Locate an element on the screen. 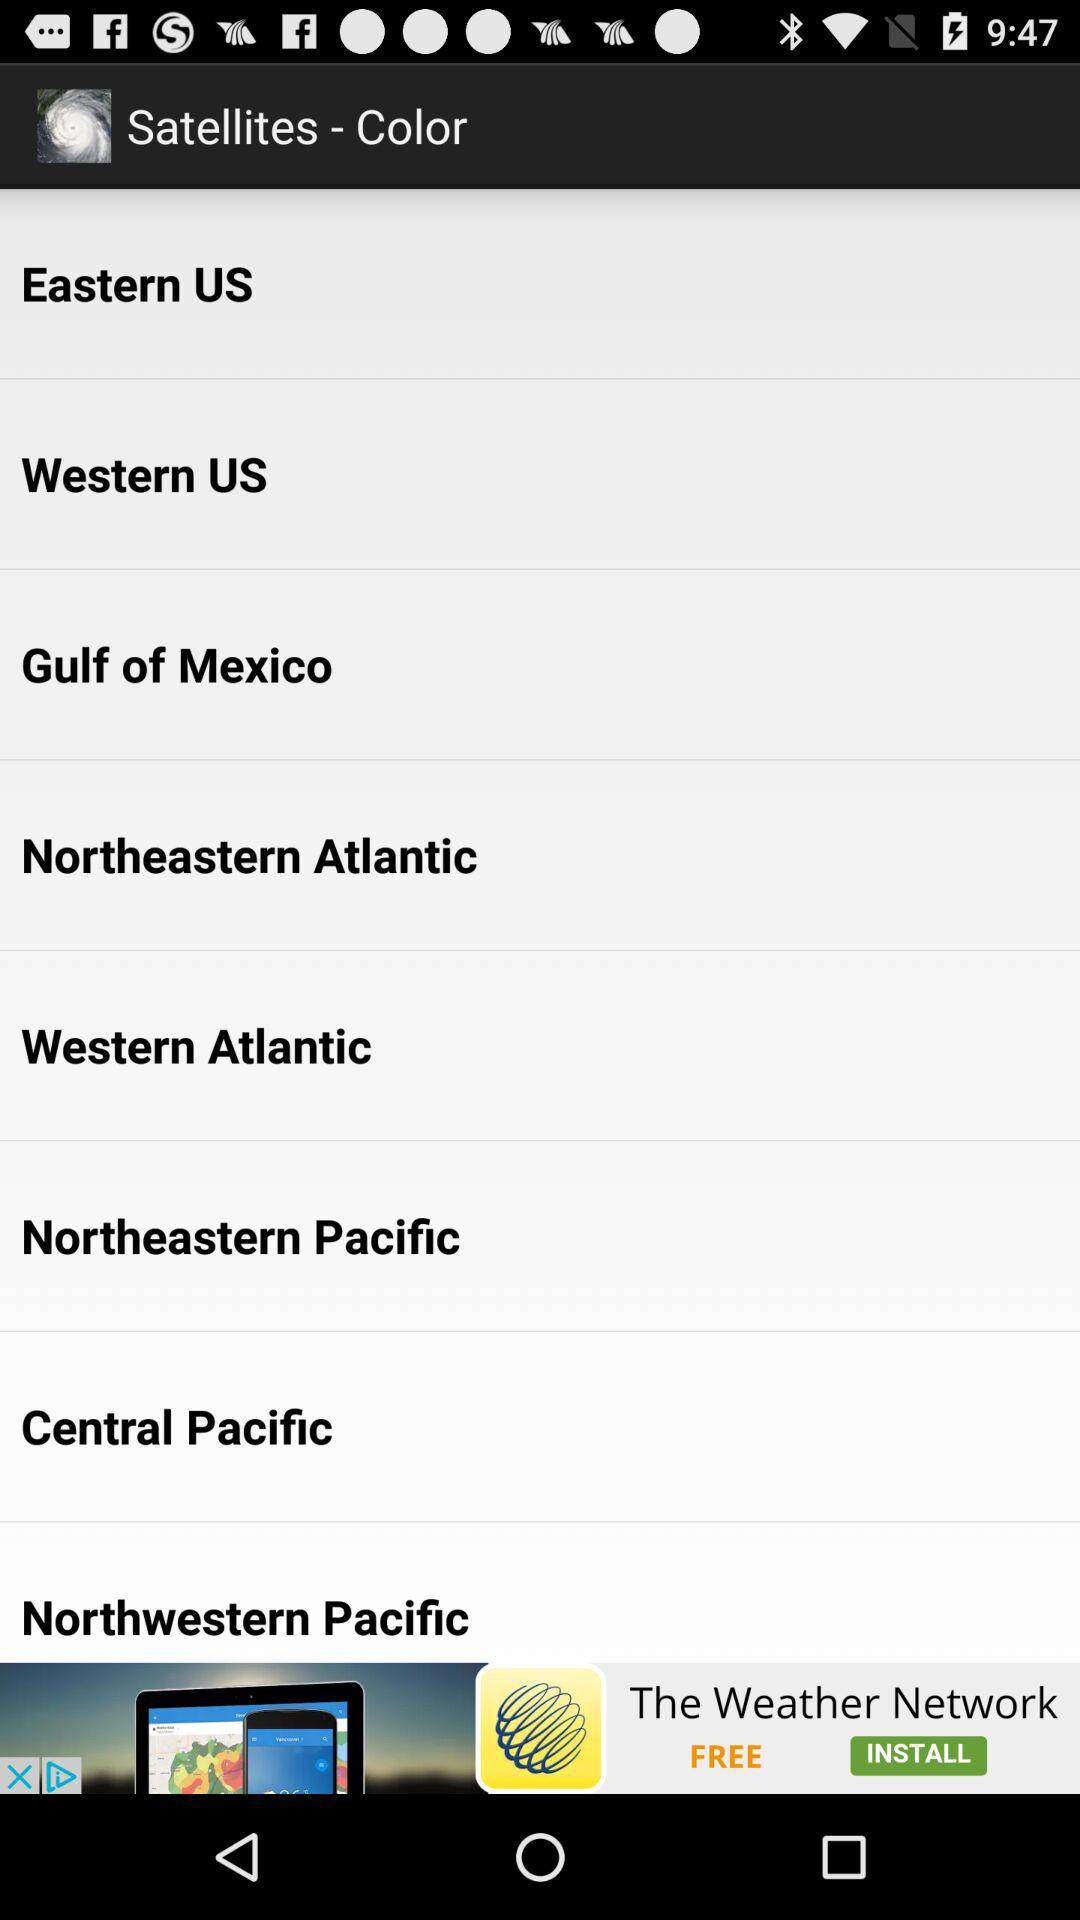  the app is located at coordinates (540, 1727).